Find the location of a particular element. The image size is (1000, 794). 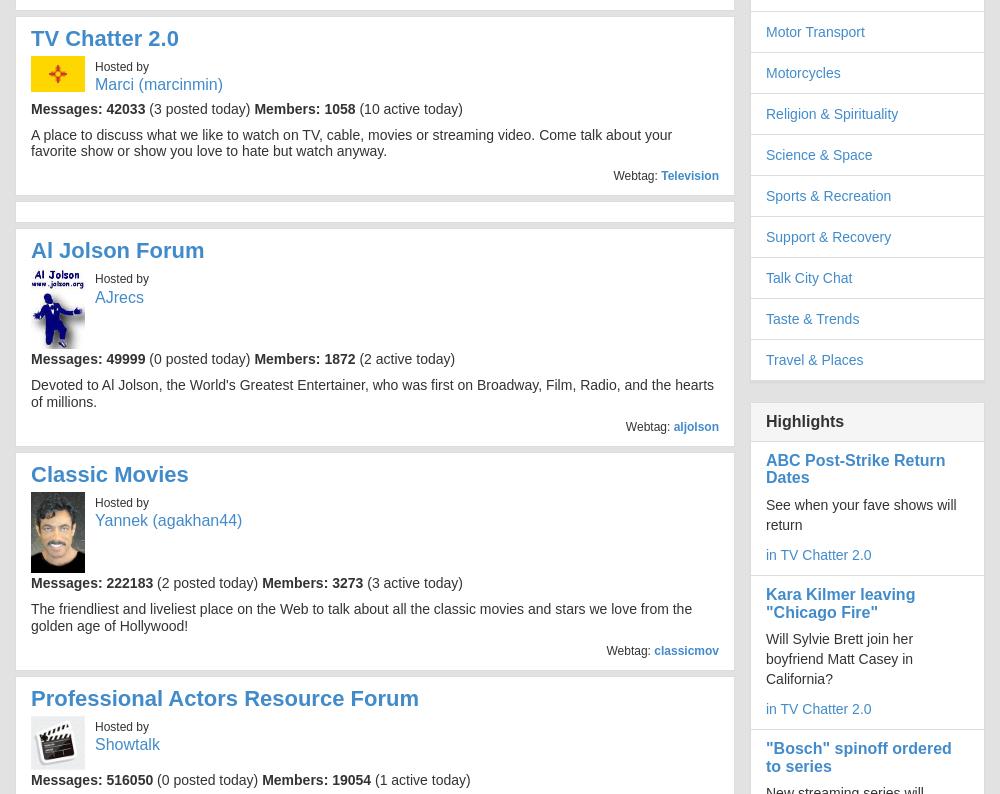

'AJrecs' is located at coordinates (118, 296).